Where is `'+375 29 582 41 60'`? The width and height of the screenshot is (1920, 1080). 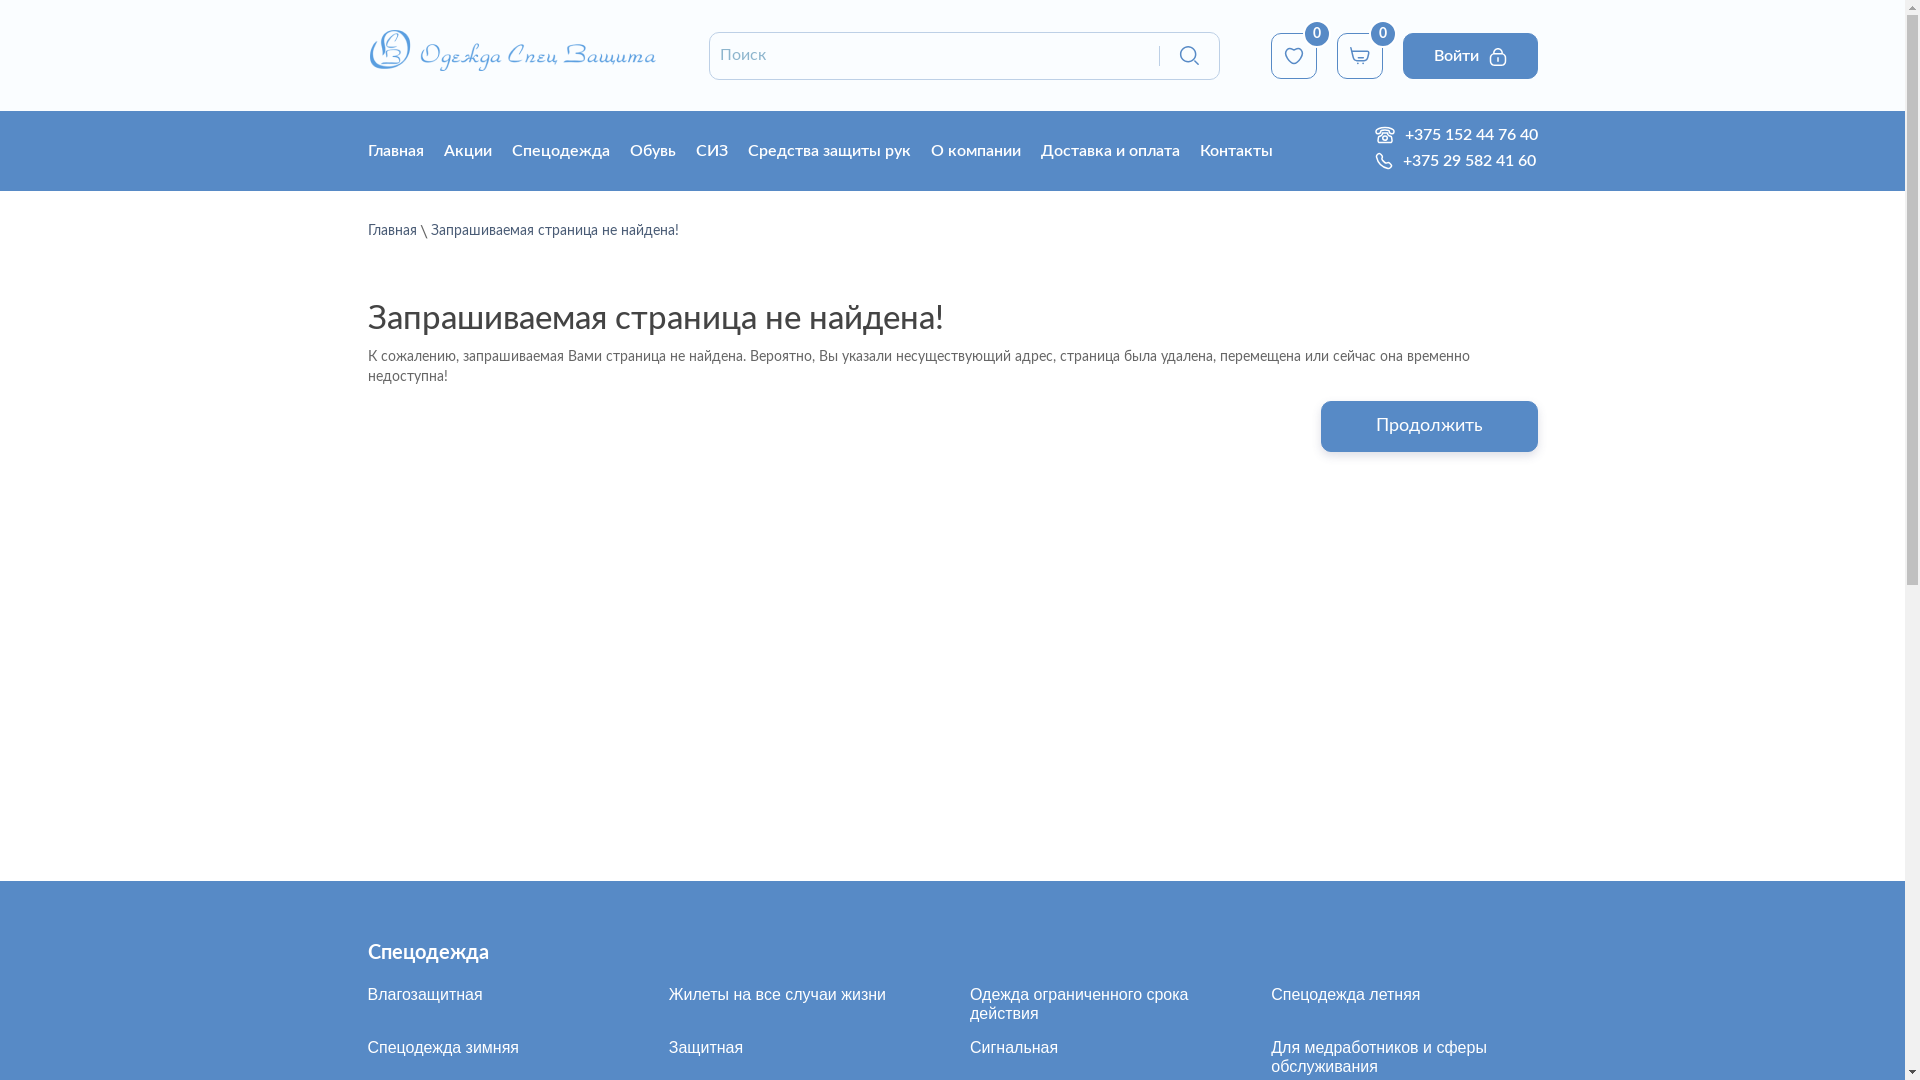 '+375 29 582 41 60' is located at coordinates (1463, 160).